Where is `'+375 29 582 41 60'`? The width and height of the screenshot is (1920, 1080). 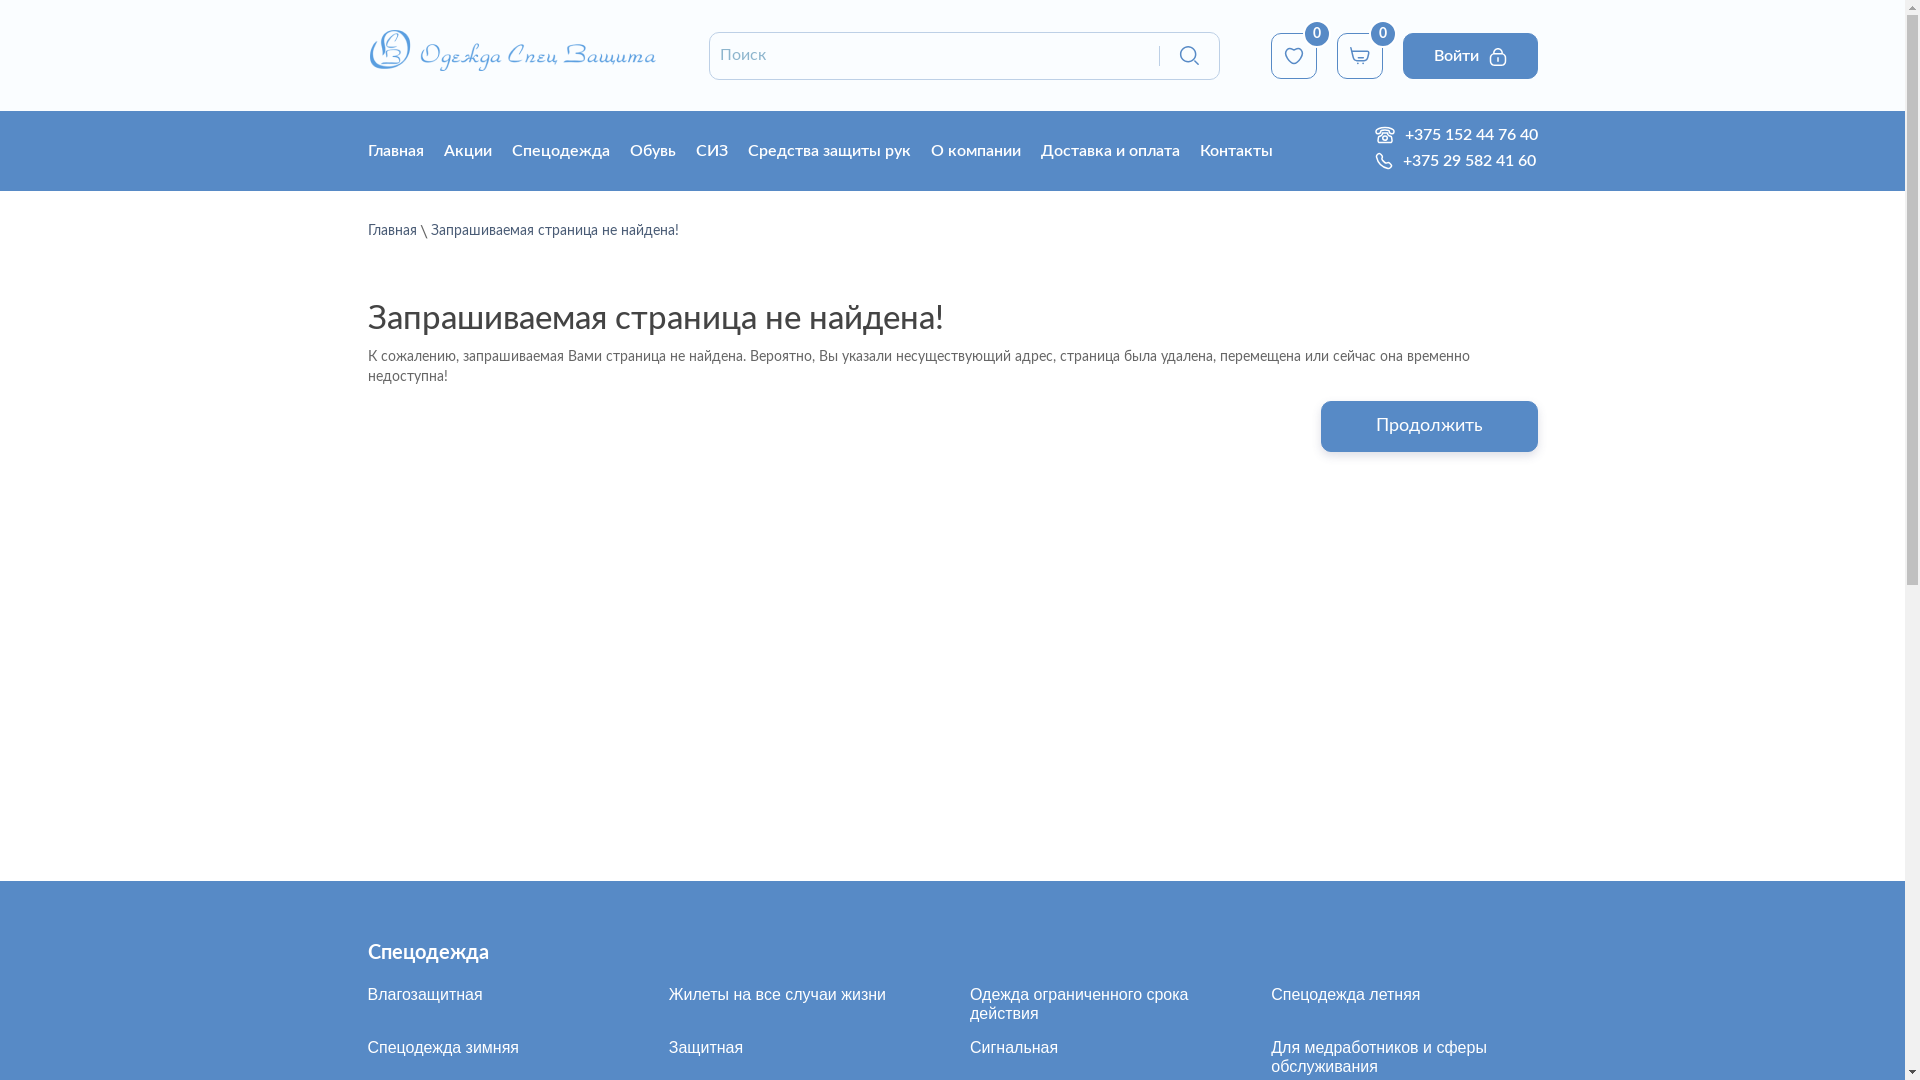 '+375 29 582 41 60' is located at coordinates (1463, 160).